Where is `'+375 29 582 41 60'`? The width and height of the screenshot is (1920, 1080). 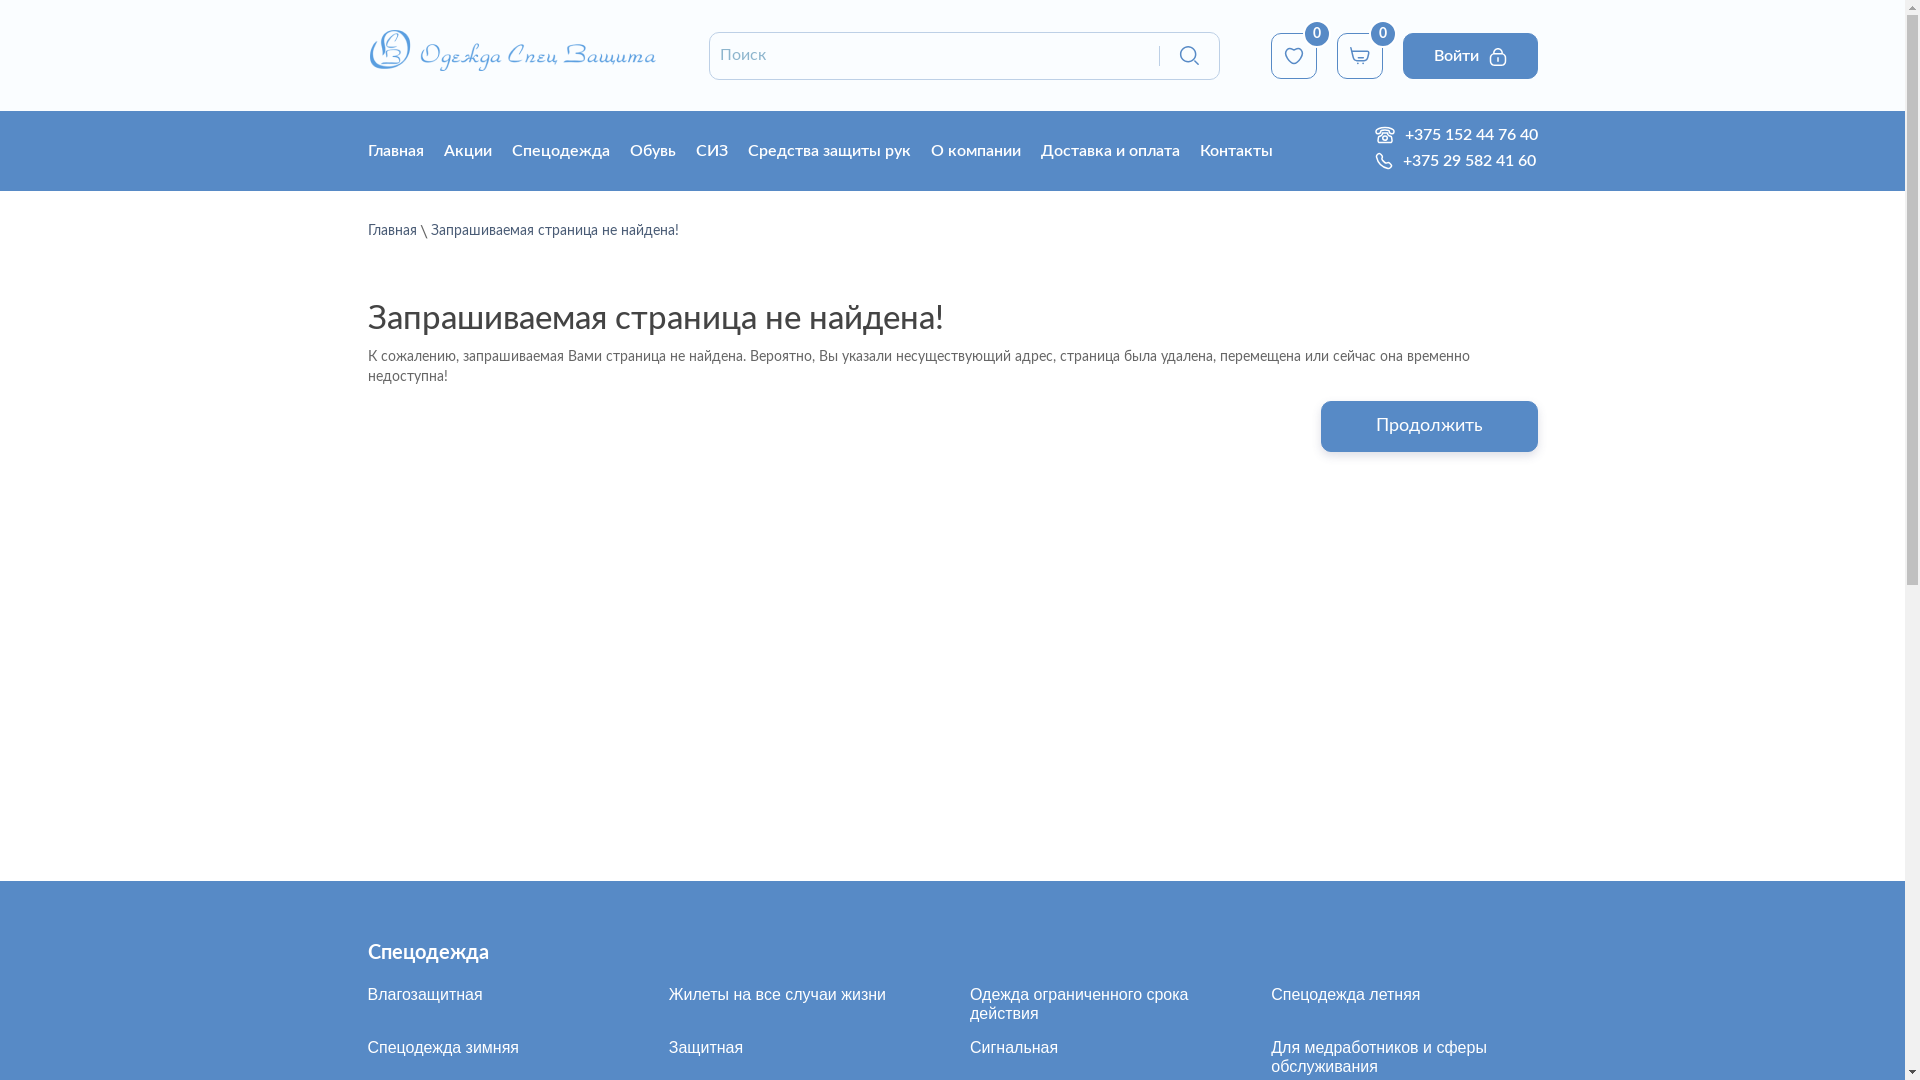 '+375 29 582 41 60' is located at coordinates (1463, 160).